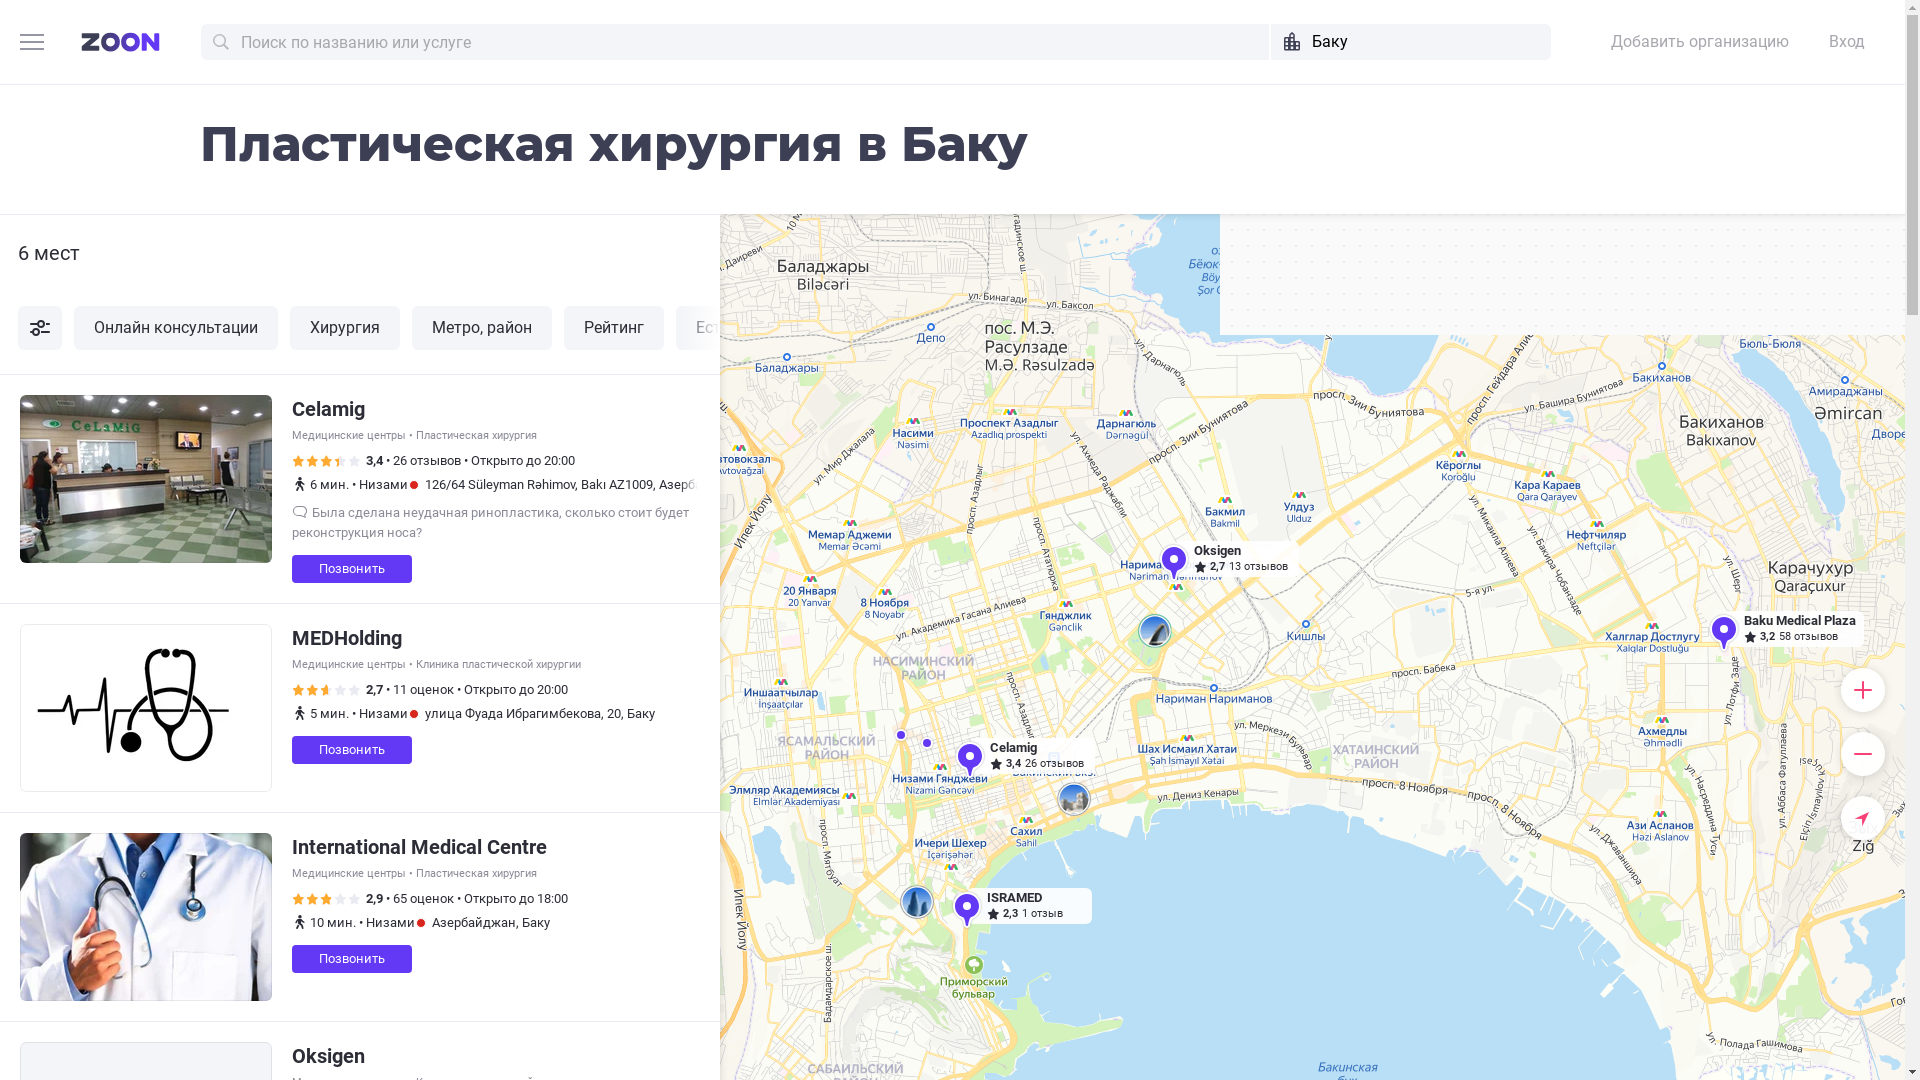  Describe the element at coordinates (328, 407) in the screenshot. I see `'Celamig'` at that location.